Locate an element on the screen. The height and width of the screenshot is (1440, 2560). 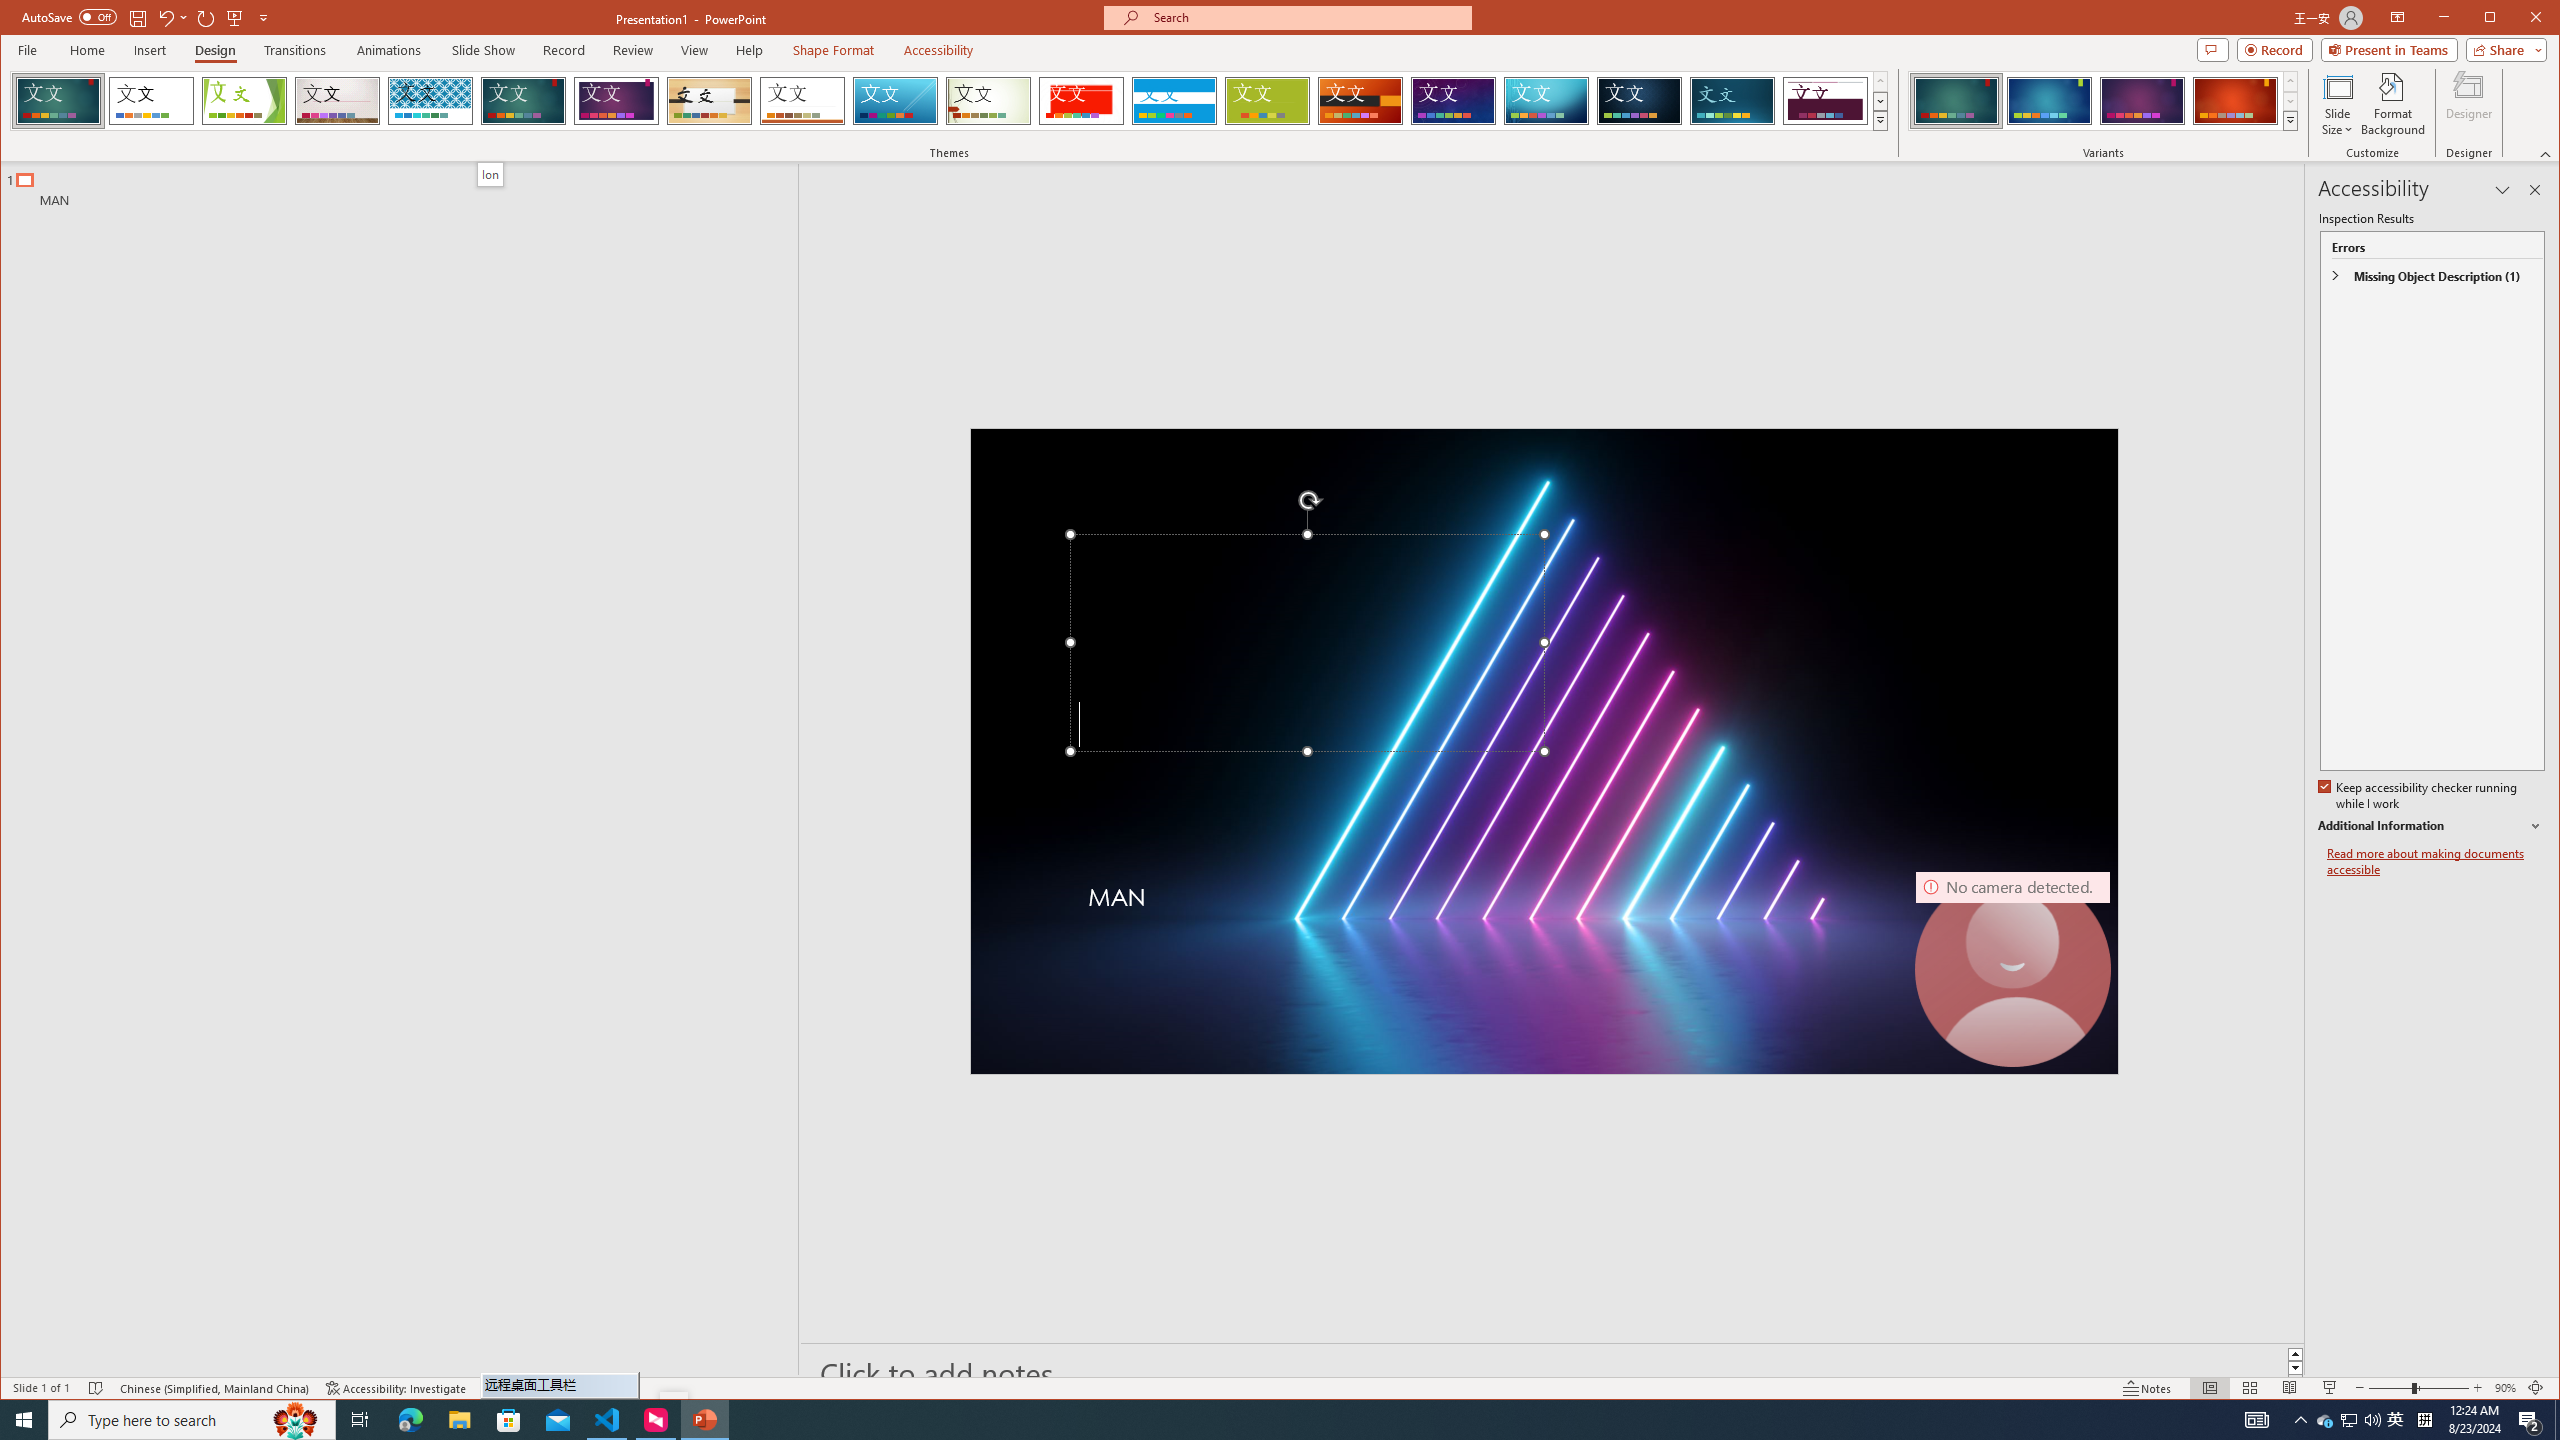
'Help' is located at coordinates (750, 49).